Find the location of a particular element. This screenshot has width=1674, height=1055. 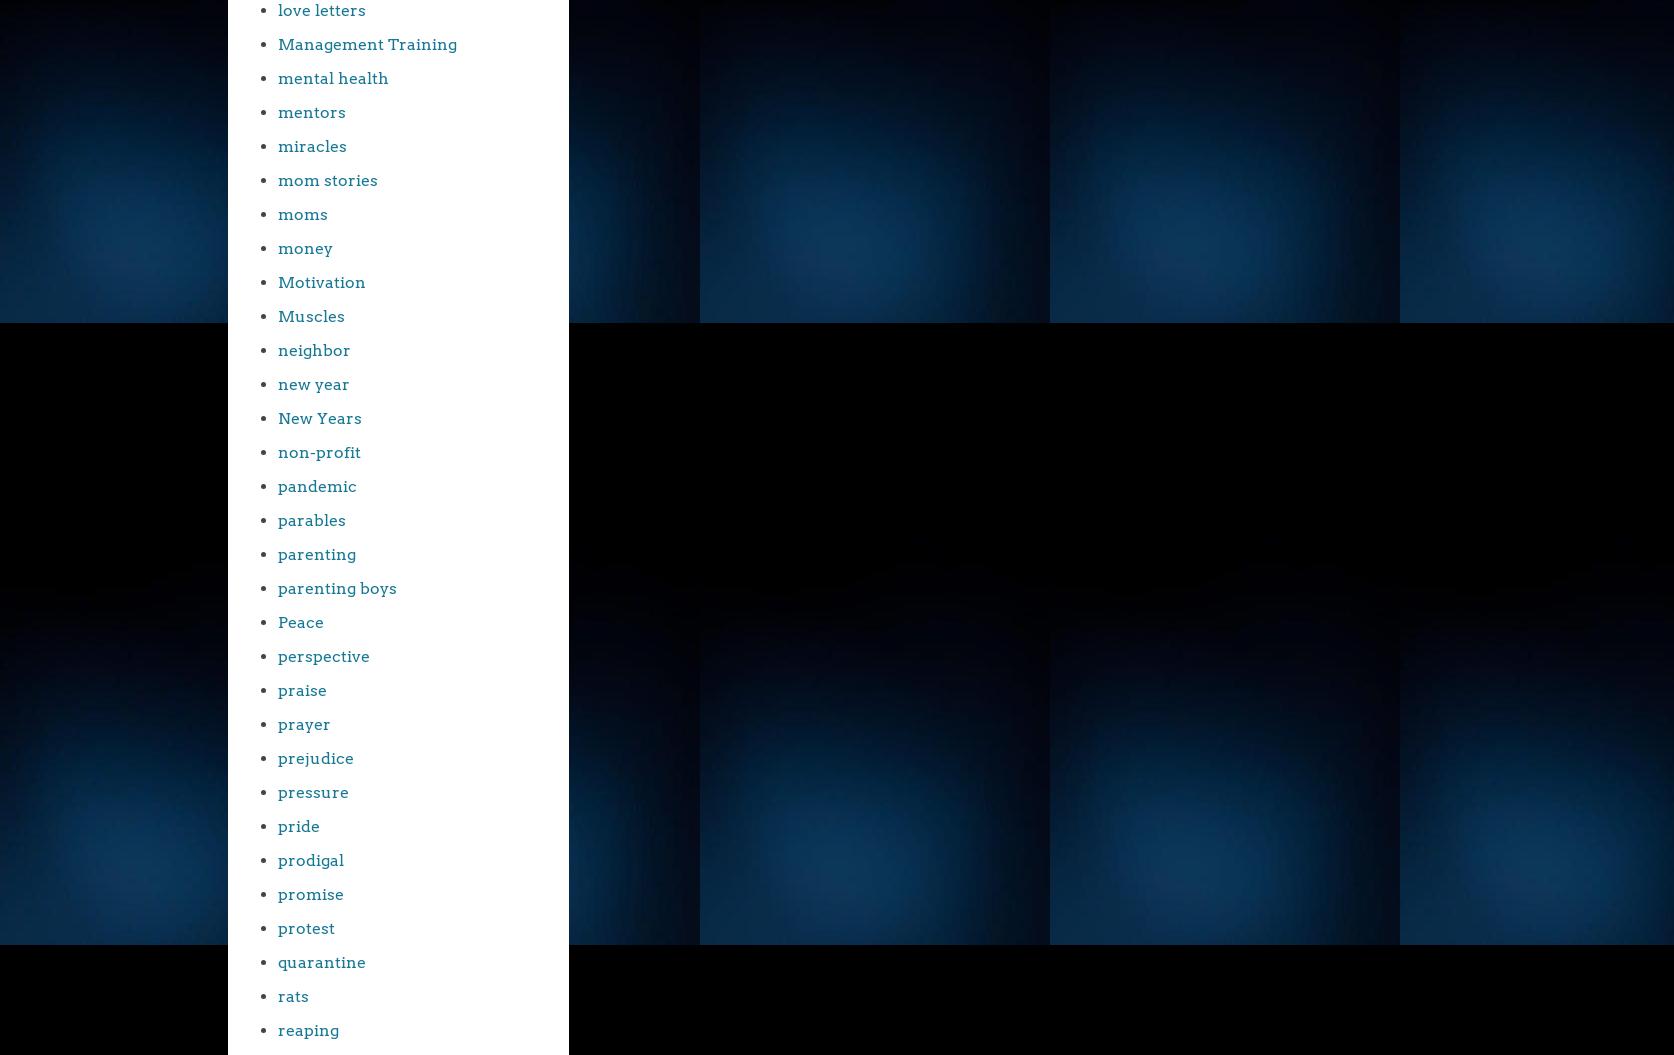

'reaping' is located at coordinates (308, 1029).